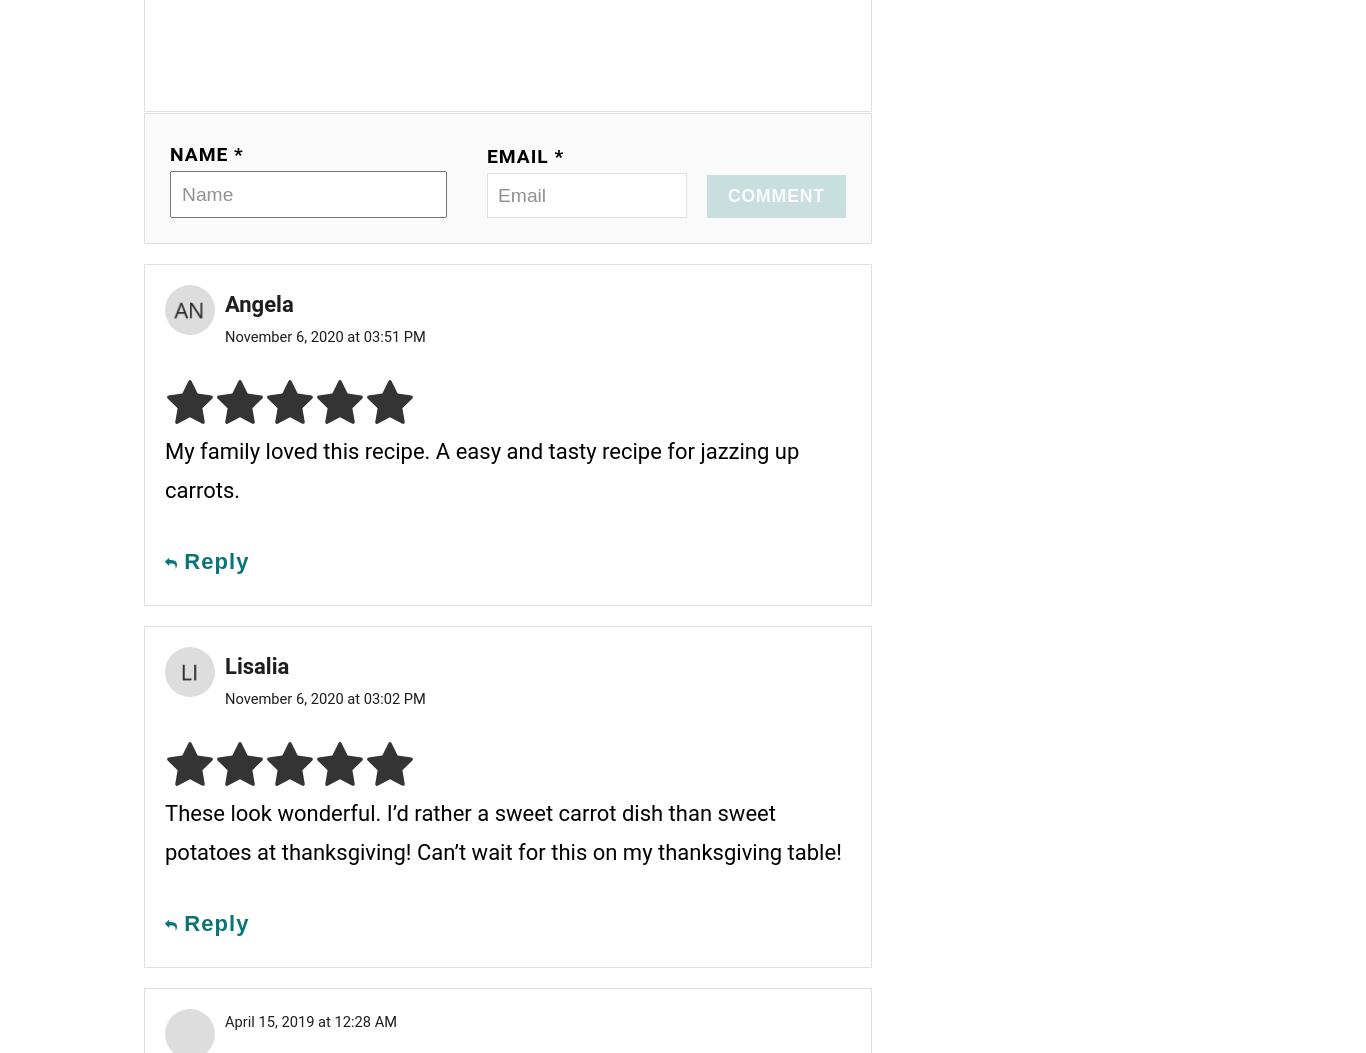 This screenshot has width=1366, height=1053. What do you see at coordinates (776, 195) in the screenshot?
I see `'Comment'` at bounding box center [776, 195].